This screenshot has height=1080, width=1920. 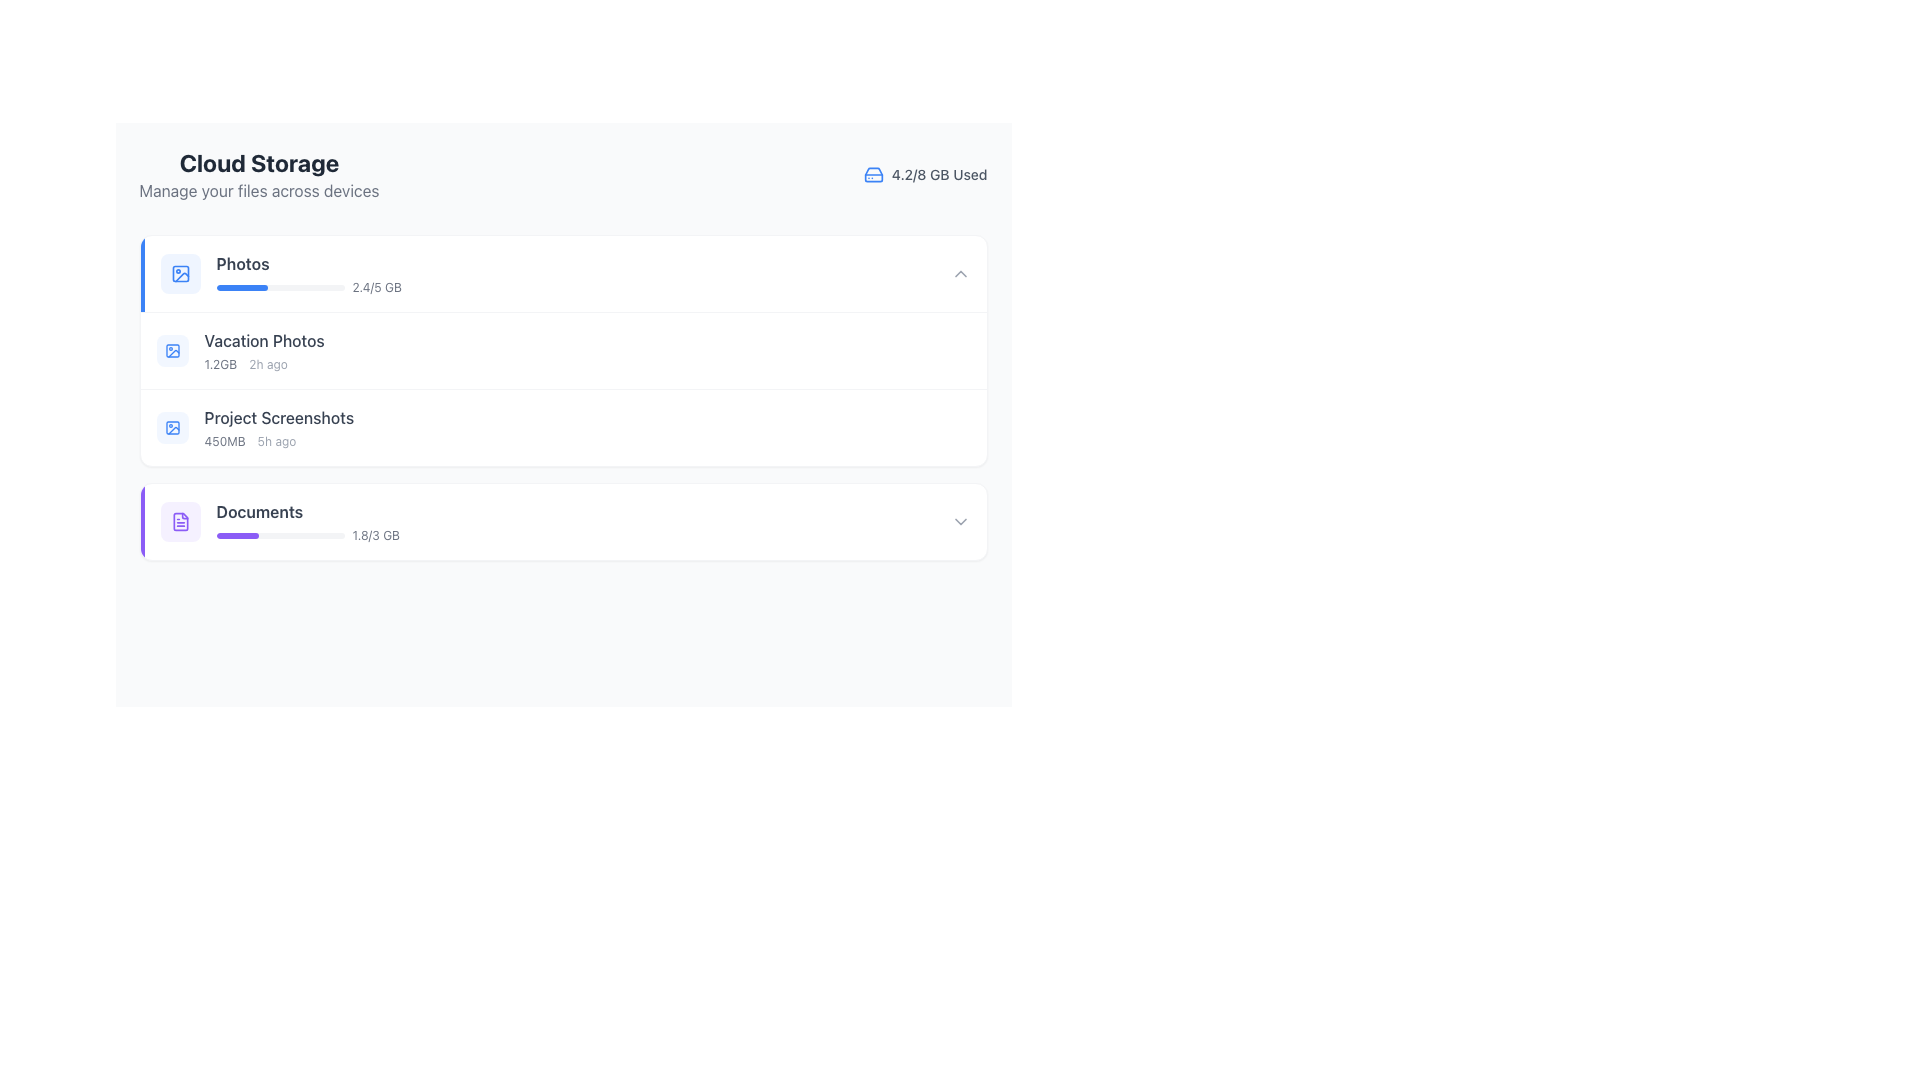 I want to click on the blue-filled progress bar segment under the 'Photos' section in the 'Cloud Storage' interface, so click(x=241, y=288).